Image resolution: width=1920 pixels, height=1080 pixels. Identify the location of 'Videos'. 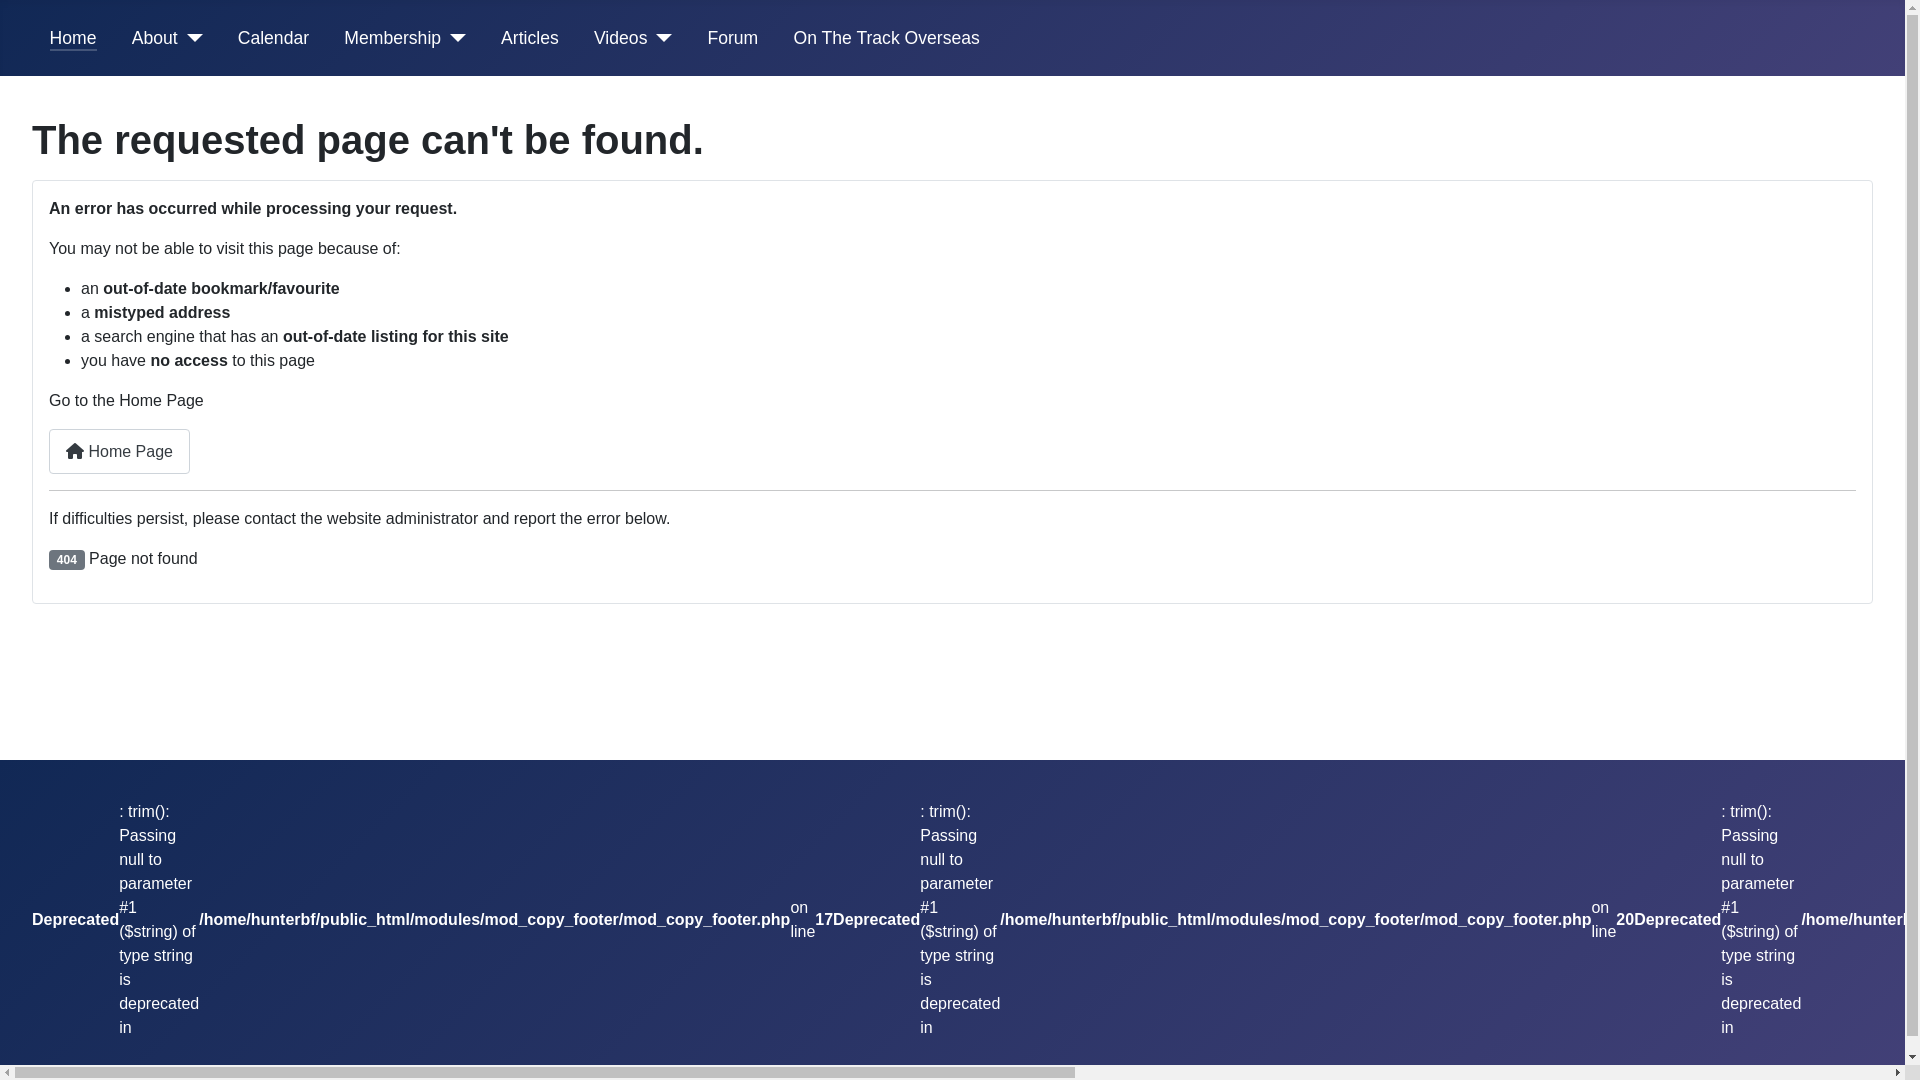
(593, 38).